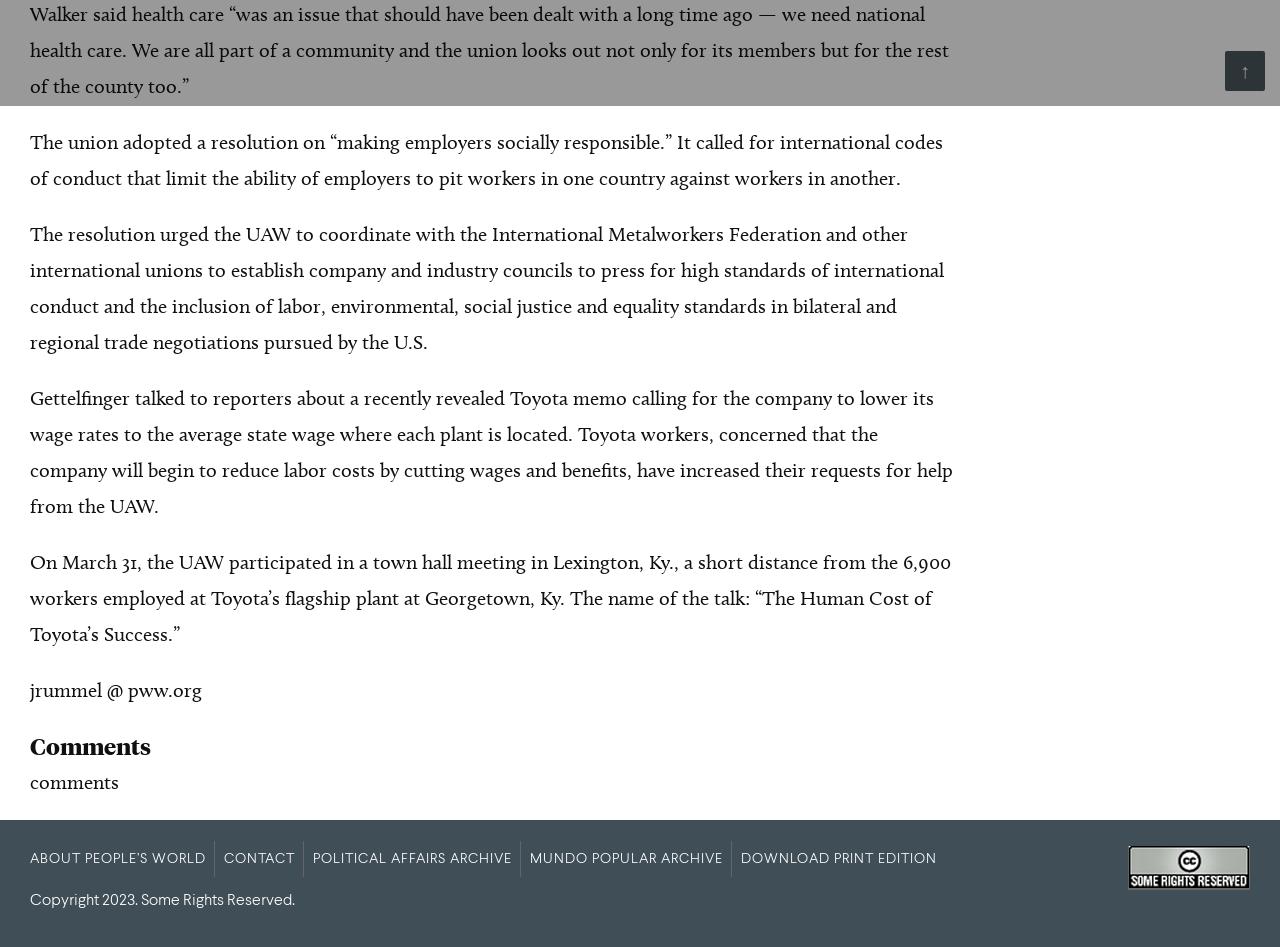 Image resolution: width=1280 pixels, height=947 pixels. Describe the element at coordinates (162, 899) in the screenshot. I see `'Copyright 2023. Some Rights Reserved.'` at that location.